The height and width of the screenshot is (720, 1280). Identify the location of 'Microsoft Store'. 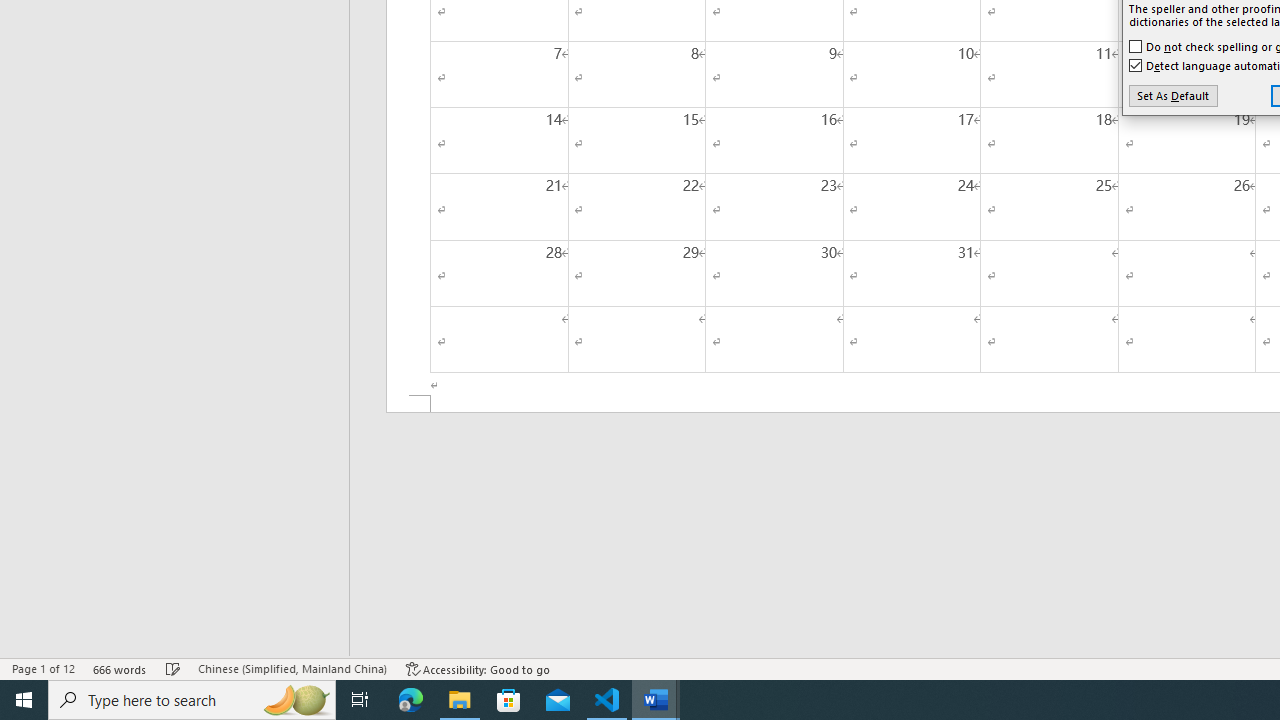
(509, 698).